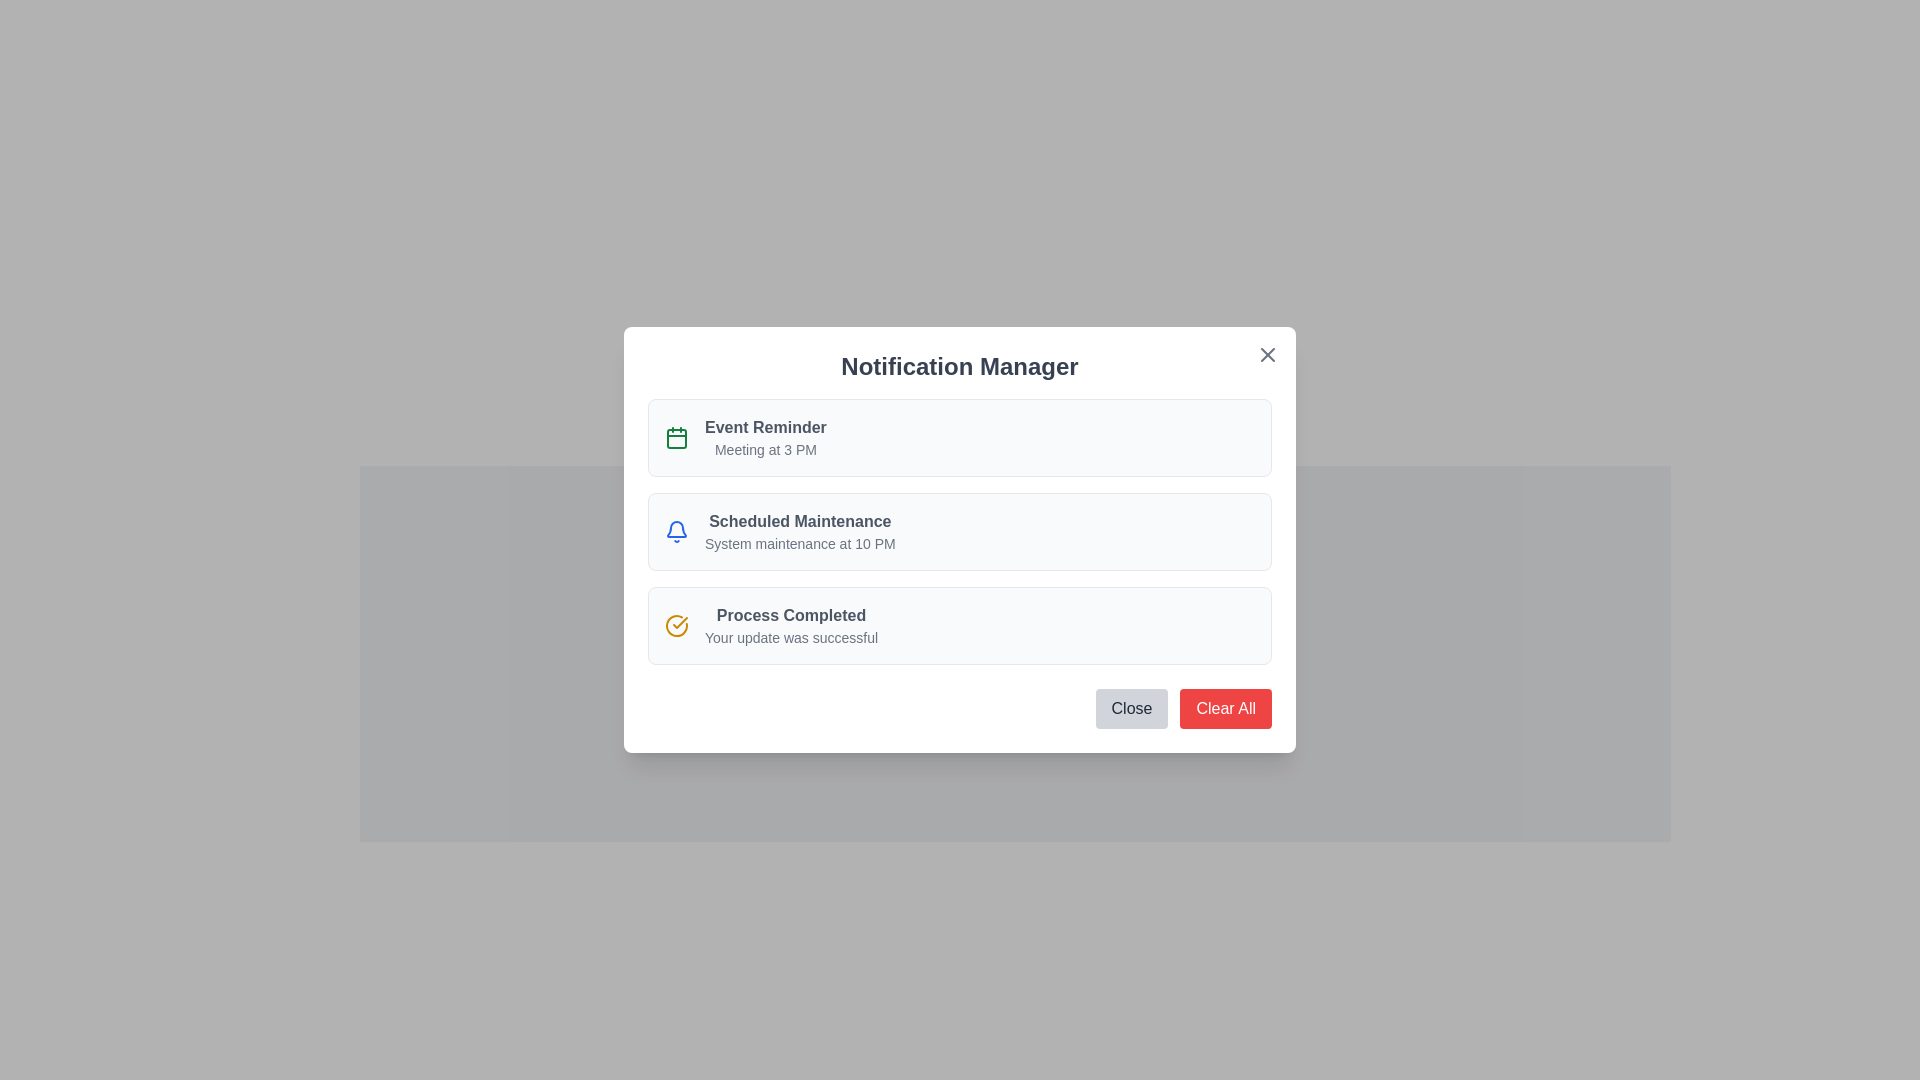 The image size is (1920, 1080). I want to click on the small clickable 'X' icon located at the upper-right corner of the notification modal to observe a styling change, so click(1266, 353).